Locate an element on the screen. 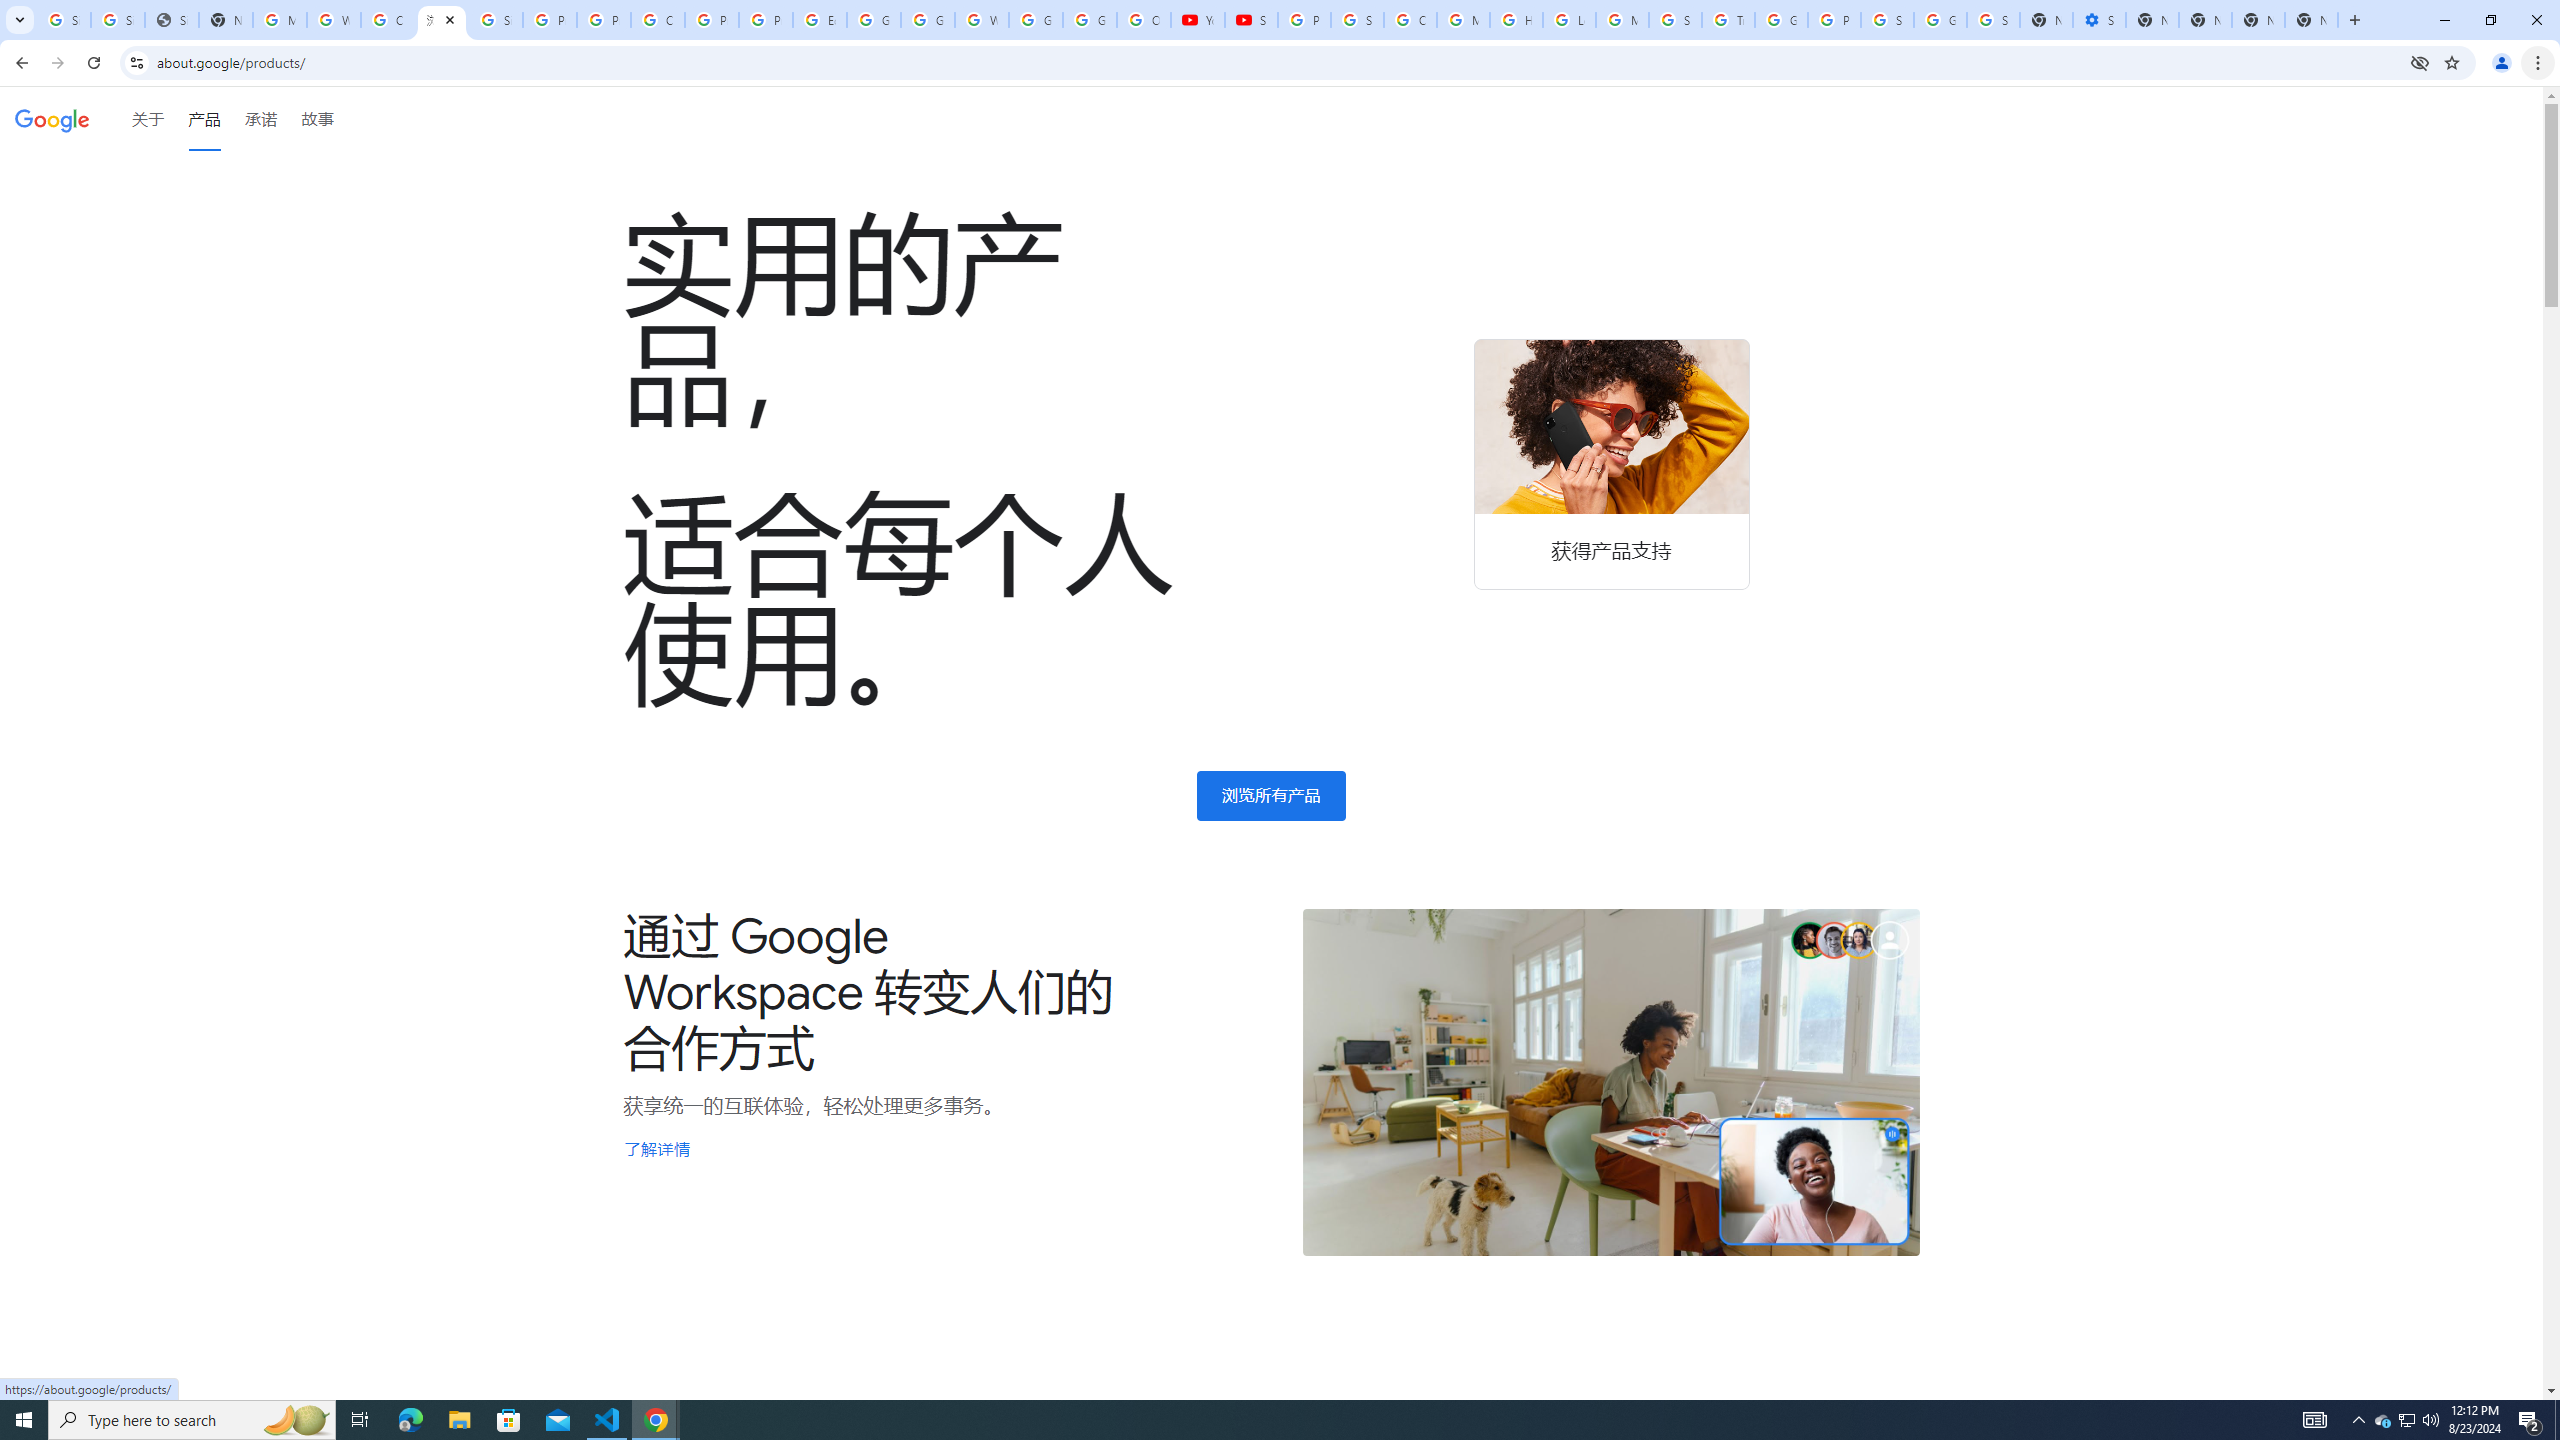  'Google Ads - Sign in' is located at coordinates (1781, 19).